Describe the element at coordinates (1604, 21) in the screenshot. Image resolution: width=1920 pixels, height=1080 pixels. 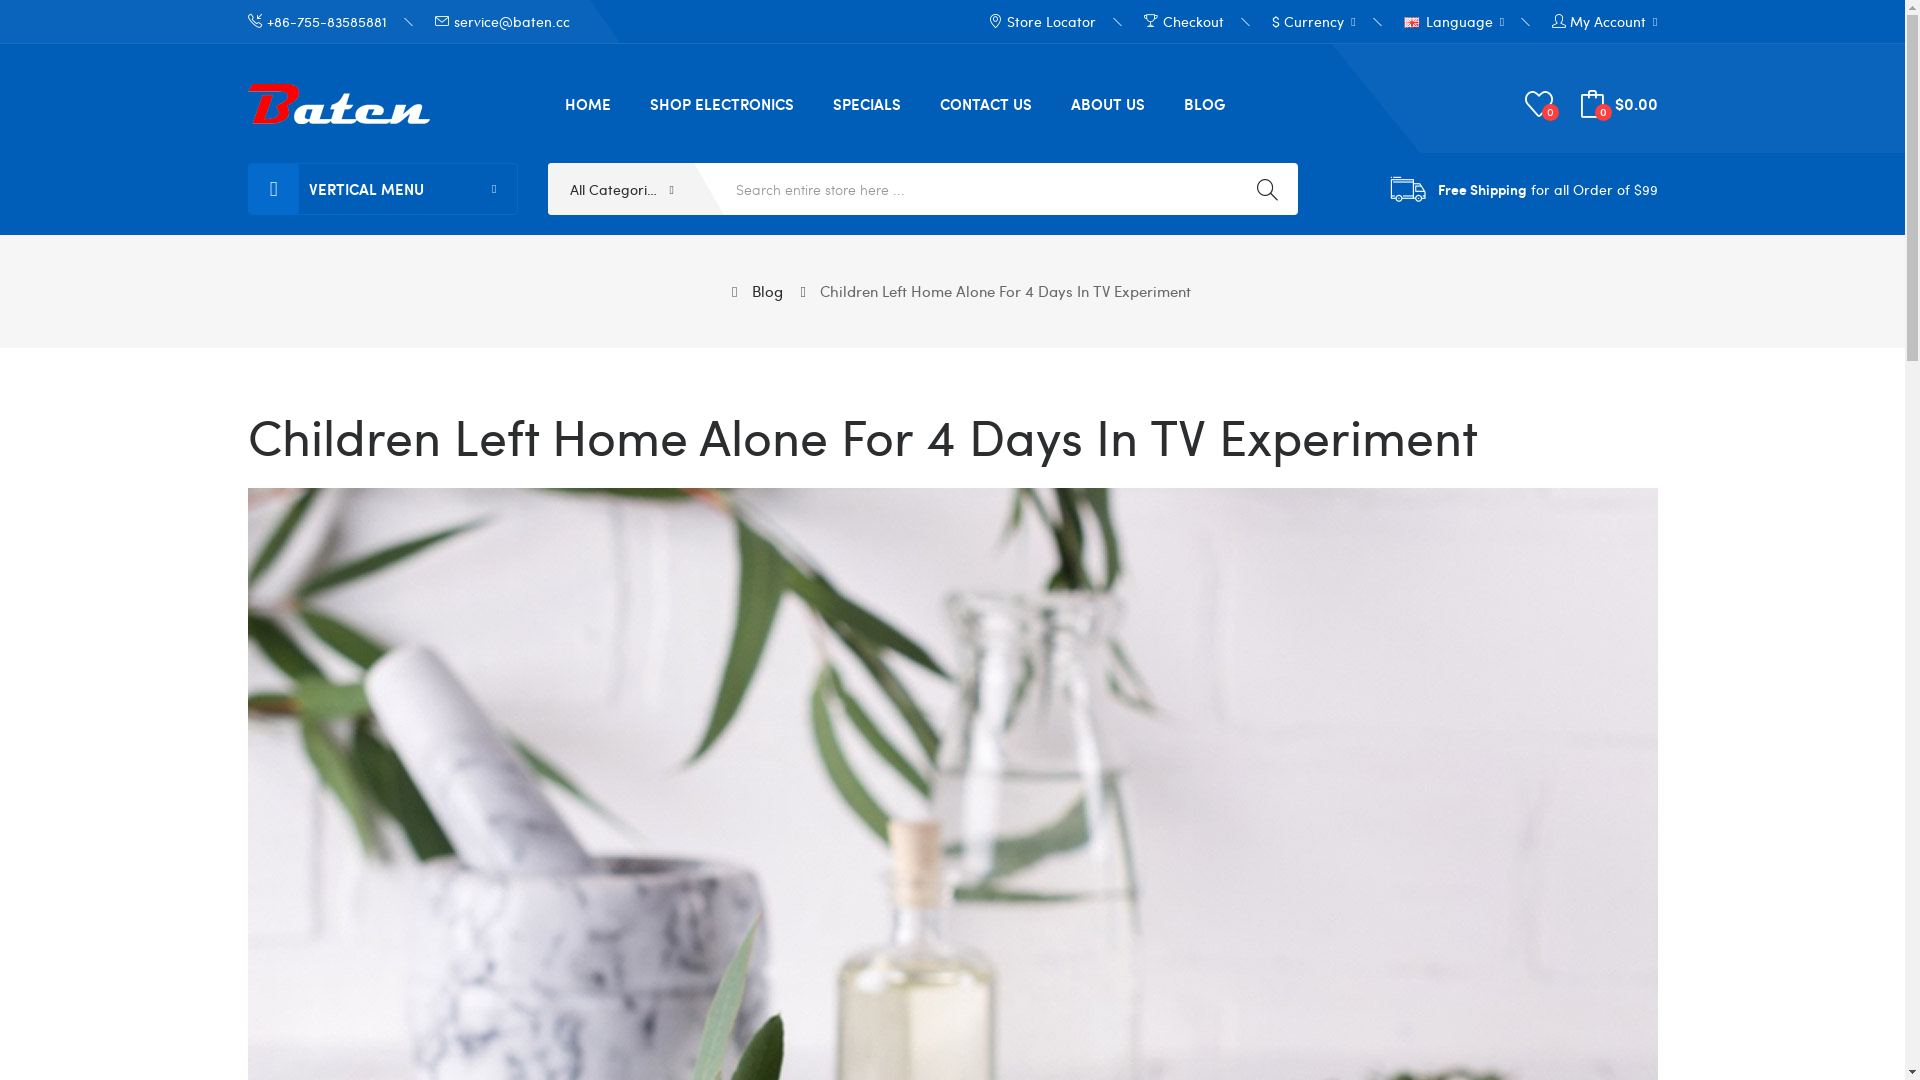
I see `'My Account'` at that location.